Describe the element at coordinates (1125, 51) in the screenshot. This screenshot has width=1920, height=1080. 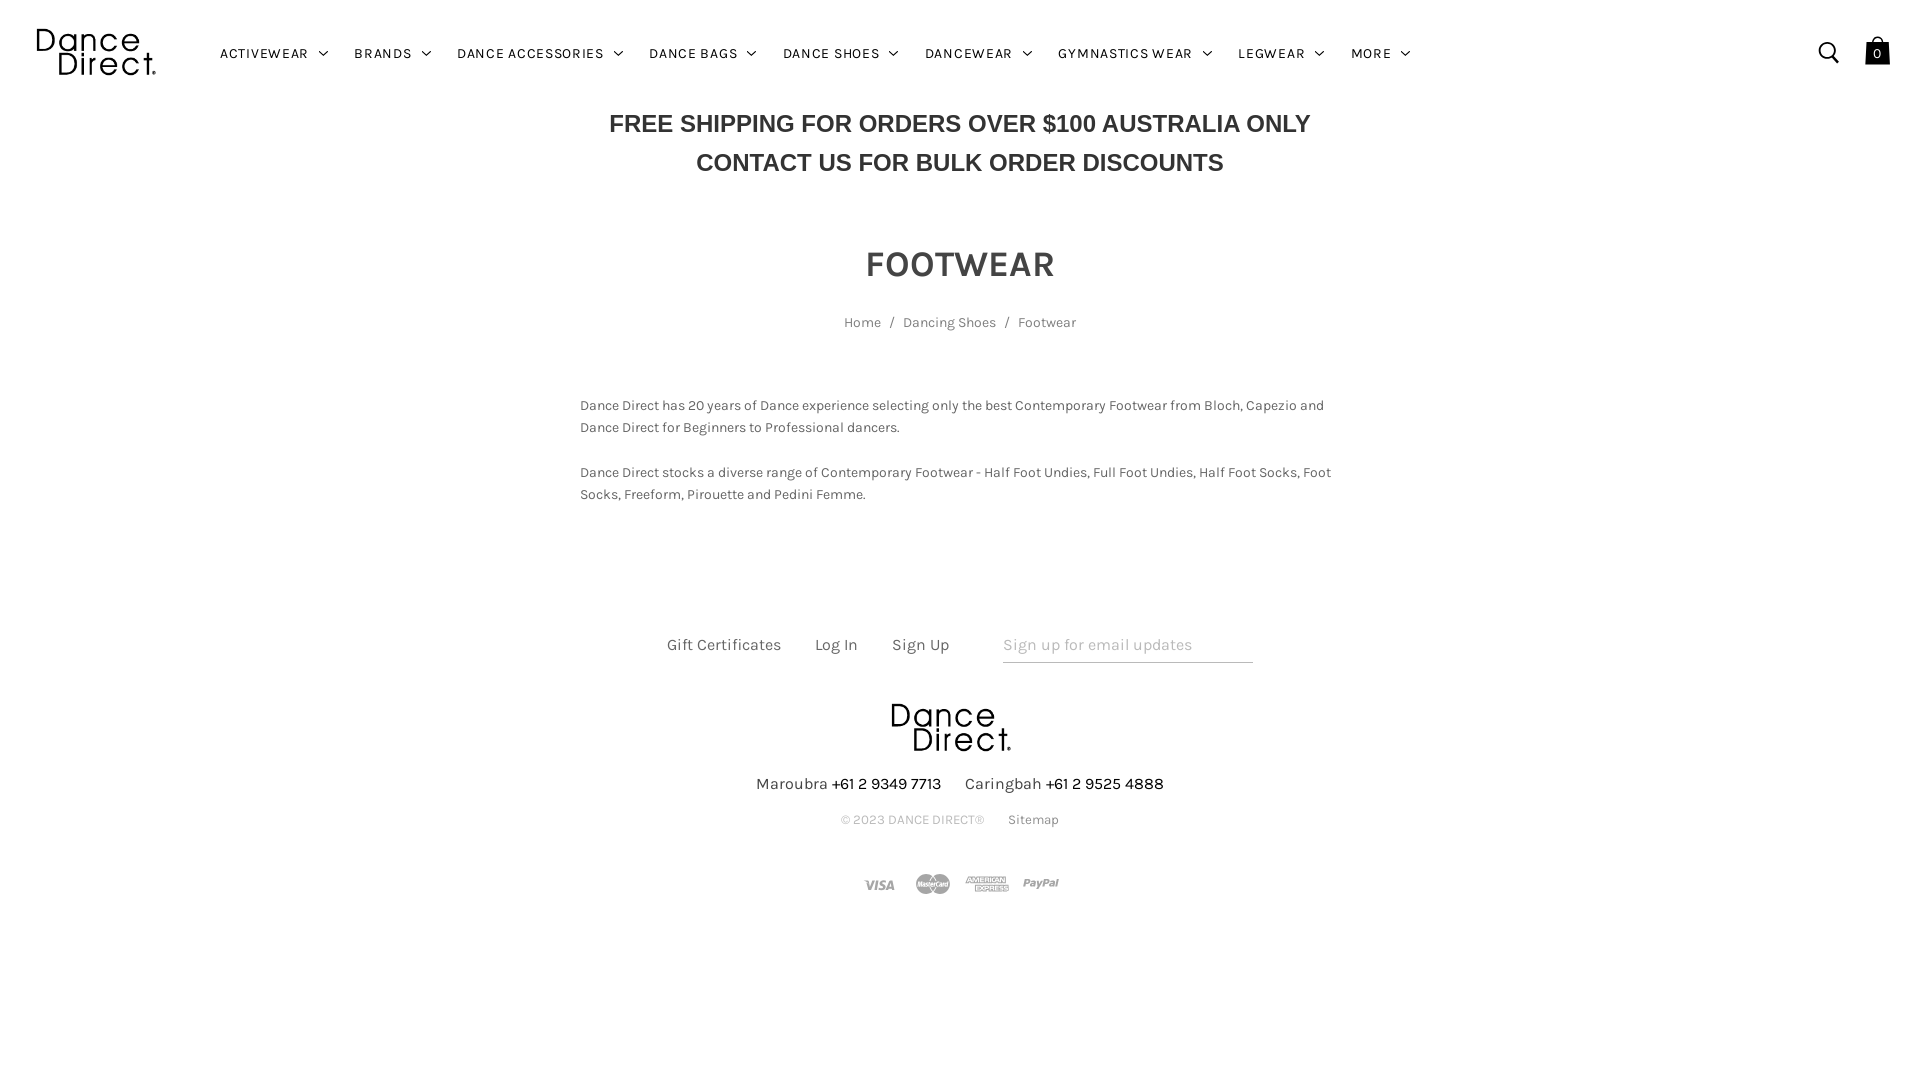
I see `'GYMNASTICS WEAR'` at that location.